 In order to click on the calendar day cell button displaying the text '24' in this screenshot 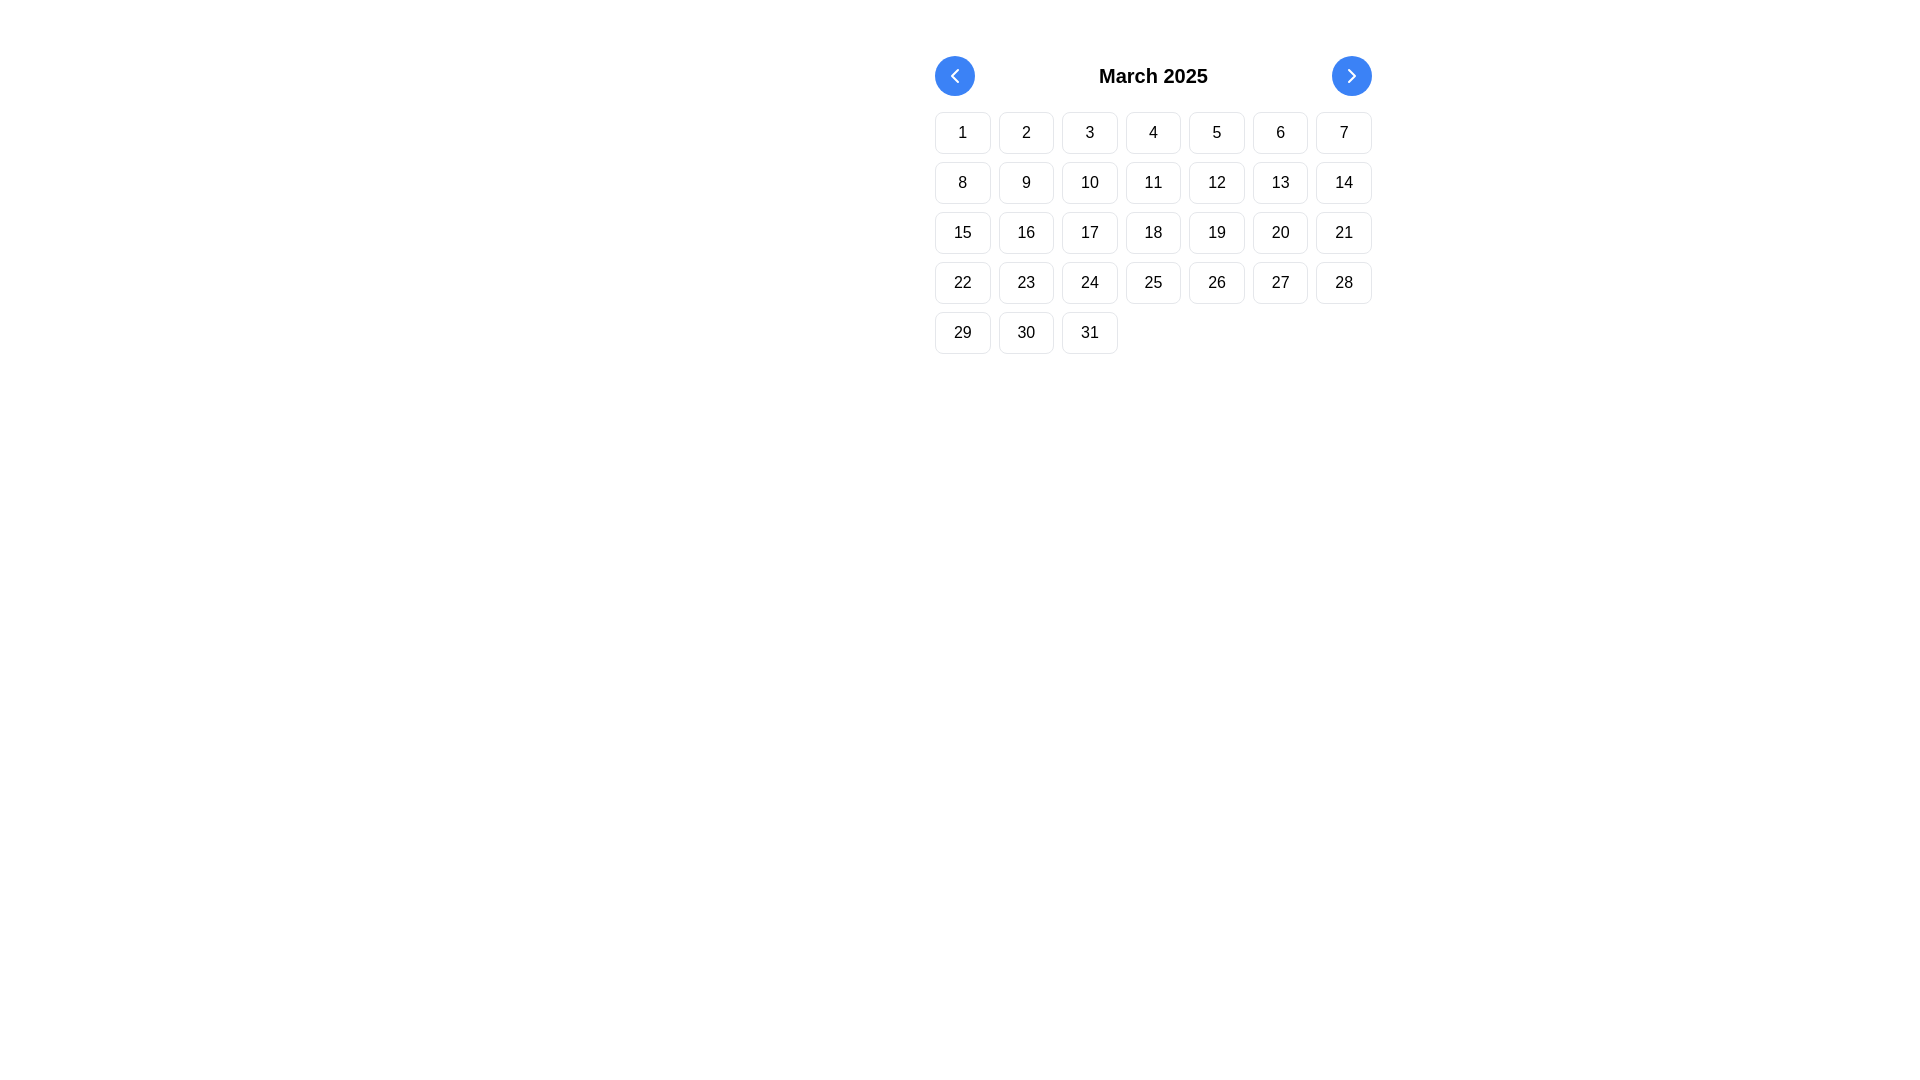, I will do `click(1088, 282)`.